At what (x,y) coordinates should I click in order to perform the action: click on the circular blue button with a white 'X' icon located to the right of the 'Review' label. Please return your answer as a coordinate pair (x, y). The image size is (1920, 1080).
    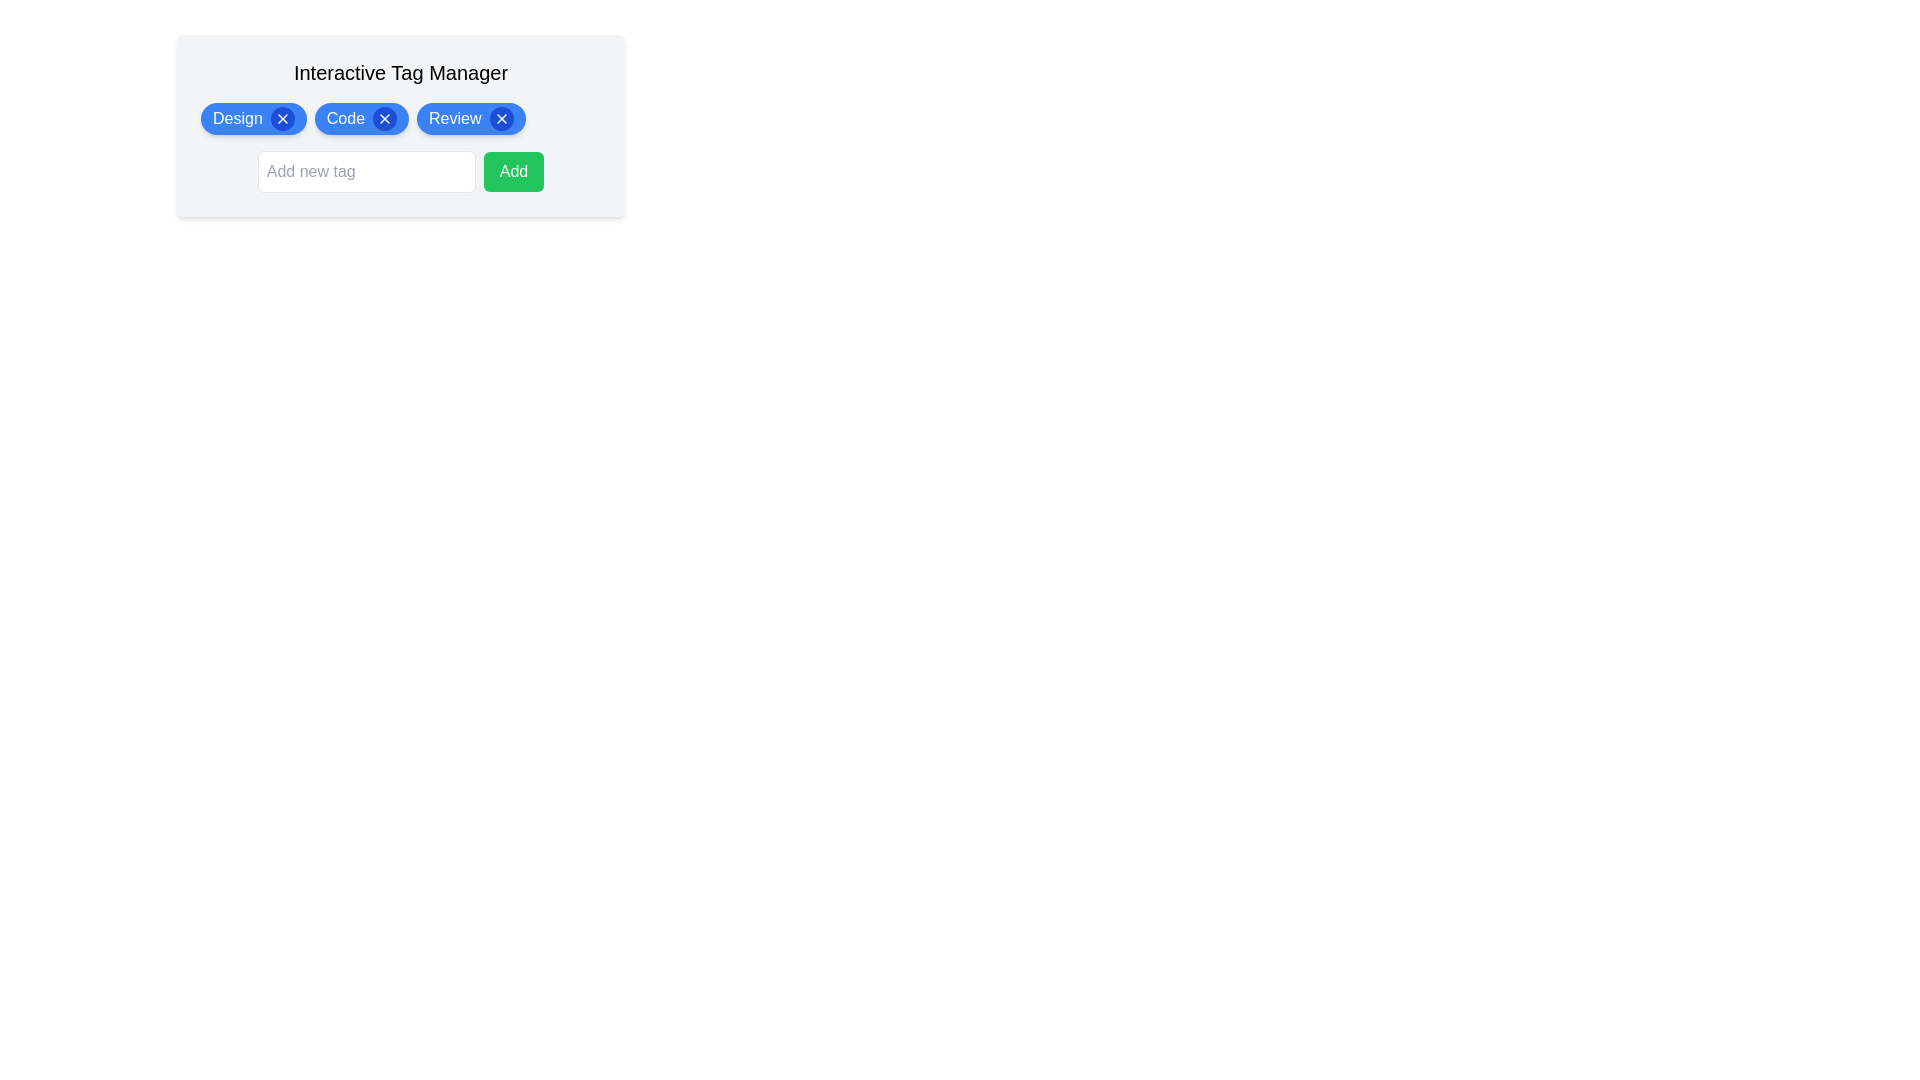
    Looking at the image, I should click on (501, 119).